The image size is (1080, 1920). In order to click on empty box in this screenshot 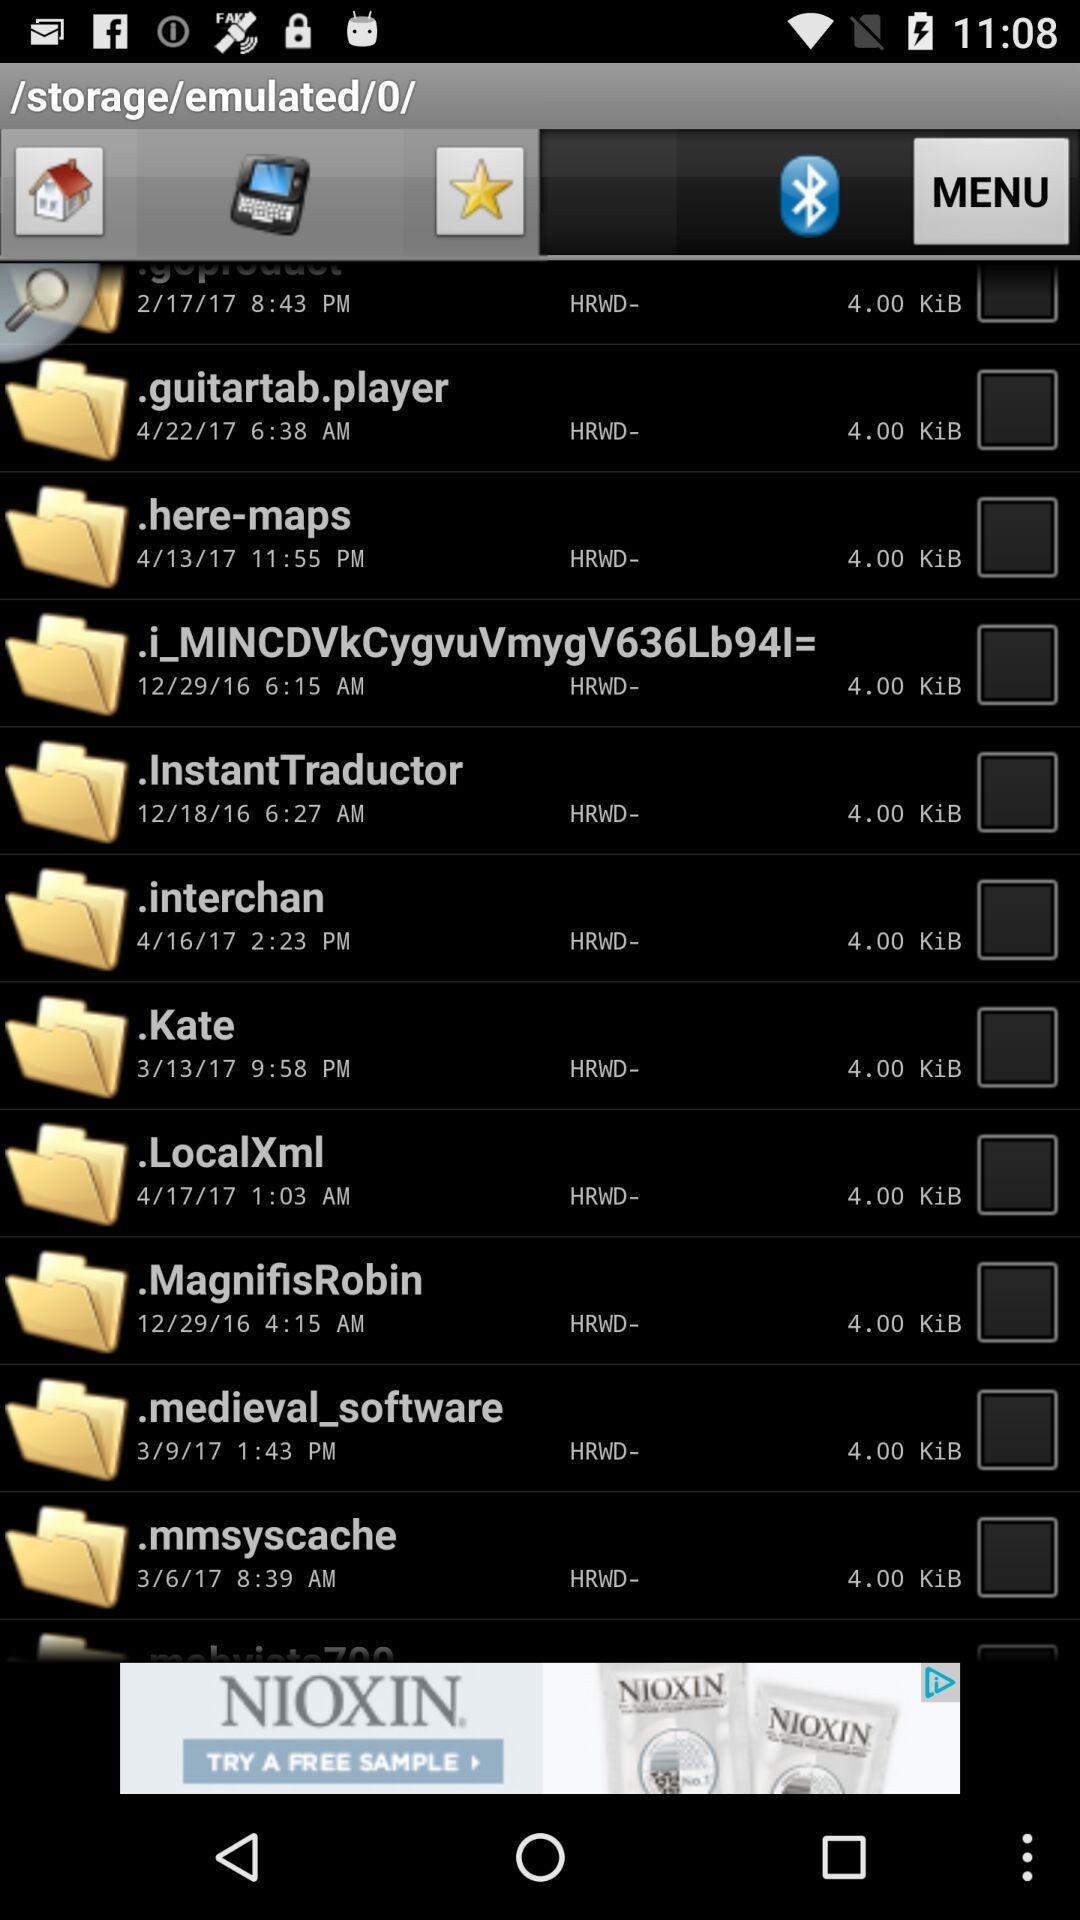, I will do `click(1023, 916)`.